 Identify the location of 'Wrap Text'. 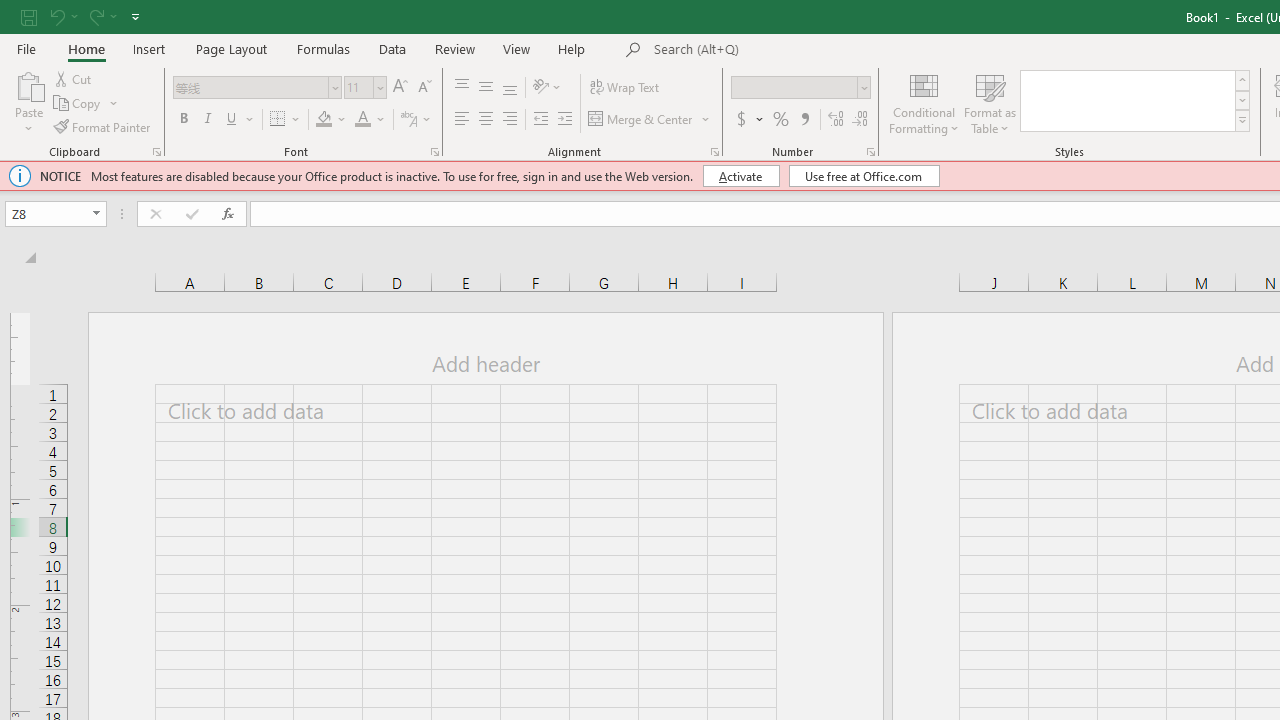
(624, 86).